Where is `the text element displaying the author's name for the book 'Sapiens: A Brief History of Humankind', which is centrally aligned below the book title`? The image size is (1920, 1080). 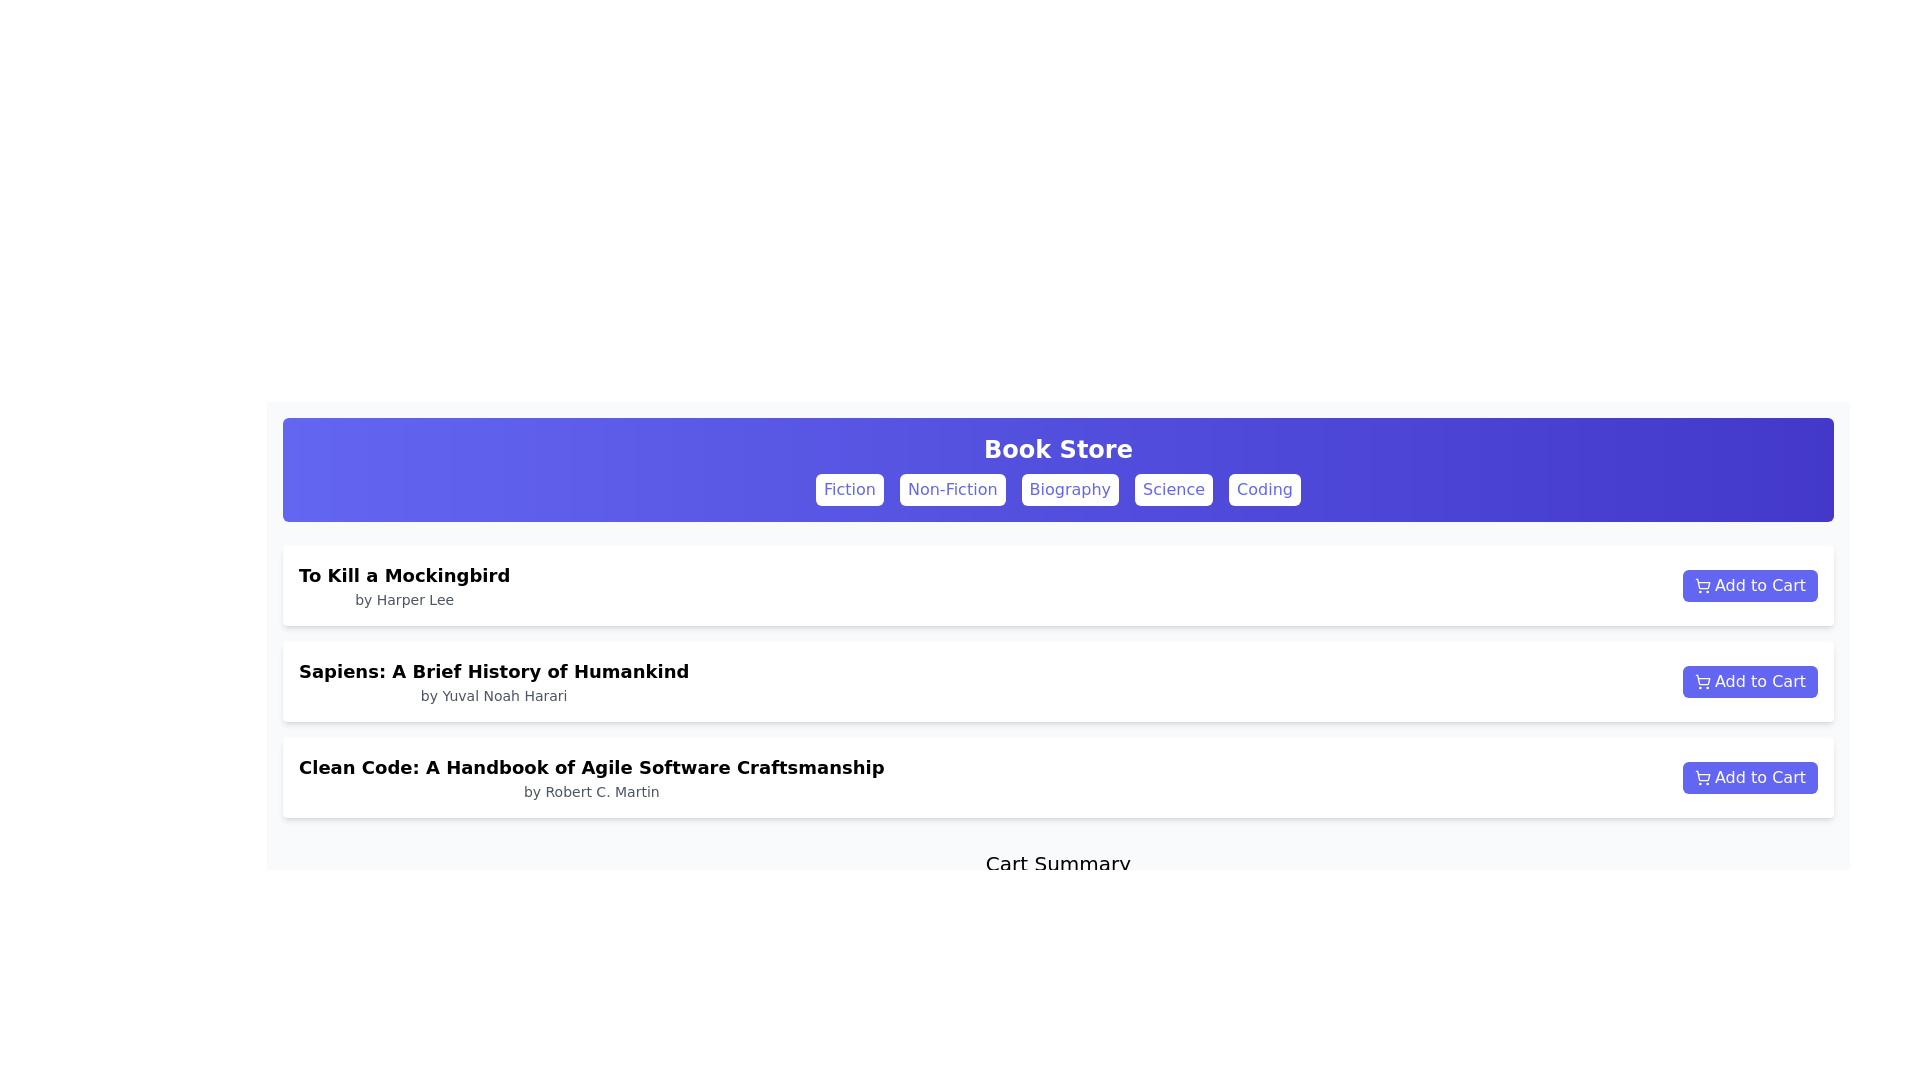
the text element displaying the author's name for the book 'Sapiens: A Brief History of Humankind', which is centrally aligned below the book title is located at coordinates (494, 694).